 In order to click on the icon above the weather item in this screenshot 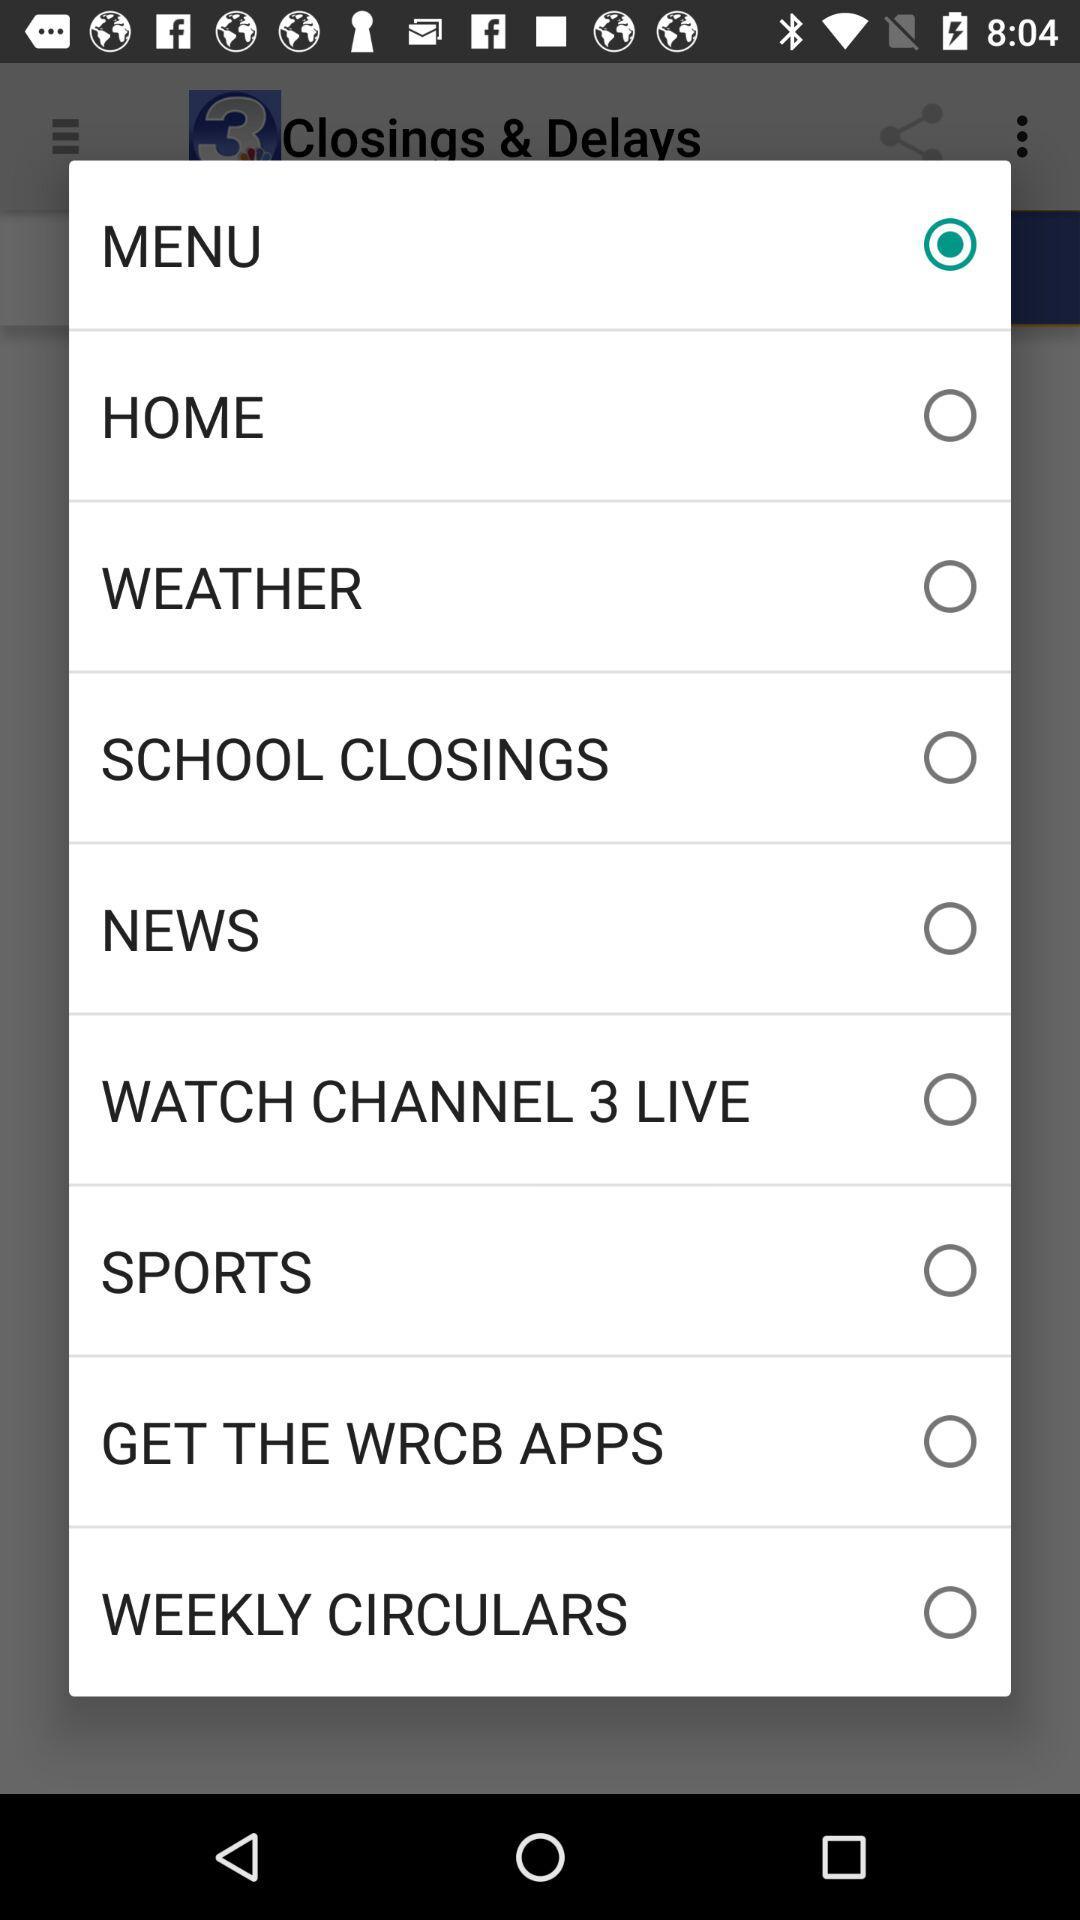, I will do `click(540, 414)`.